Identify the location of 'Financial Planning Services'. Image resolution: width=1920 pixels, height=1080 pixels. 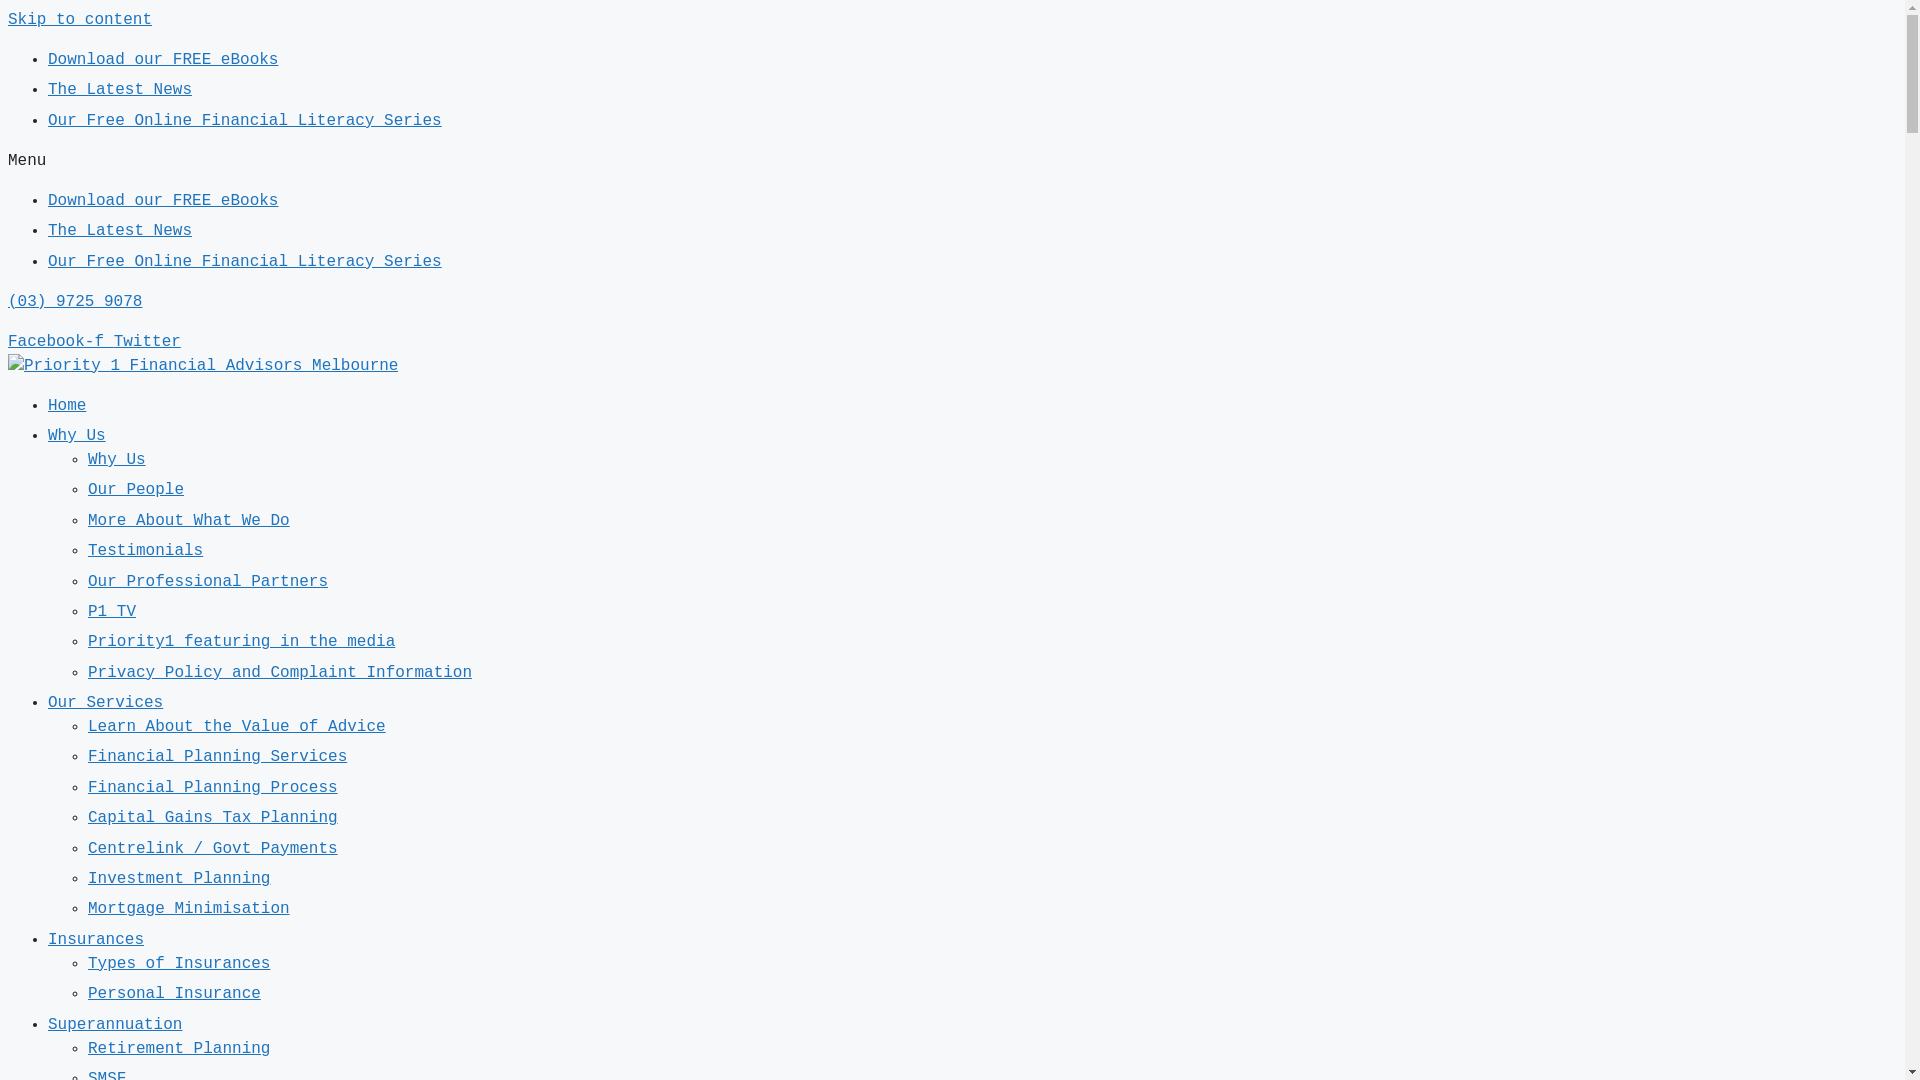
(217, 756).